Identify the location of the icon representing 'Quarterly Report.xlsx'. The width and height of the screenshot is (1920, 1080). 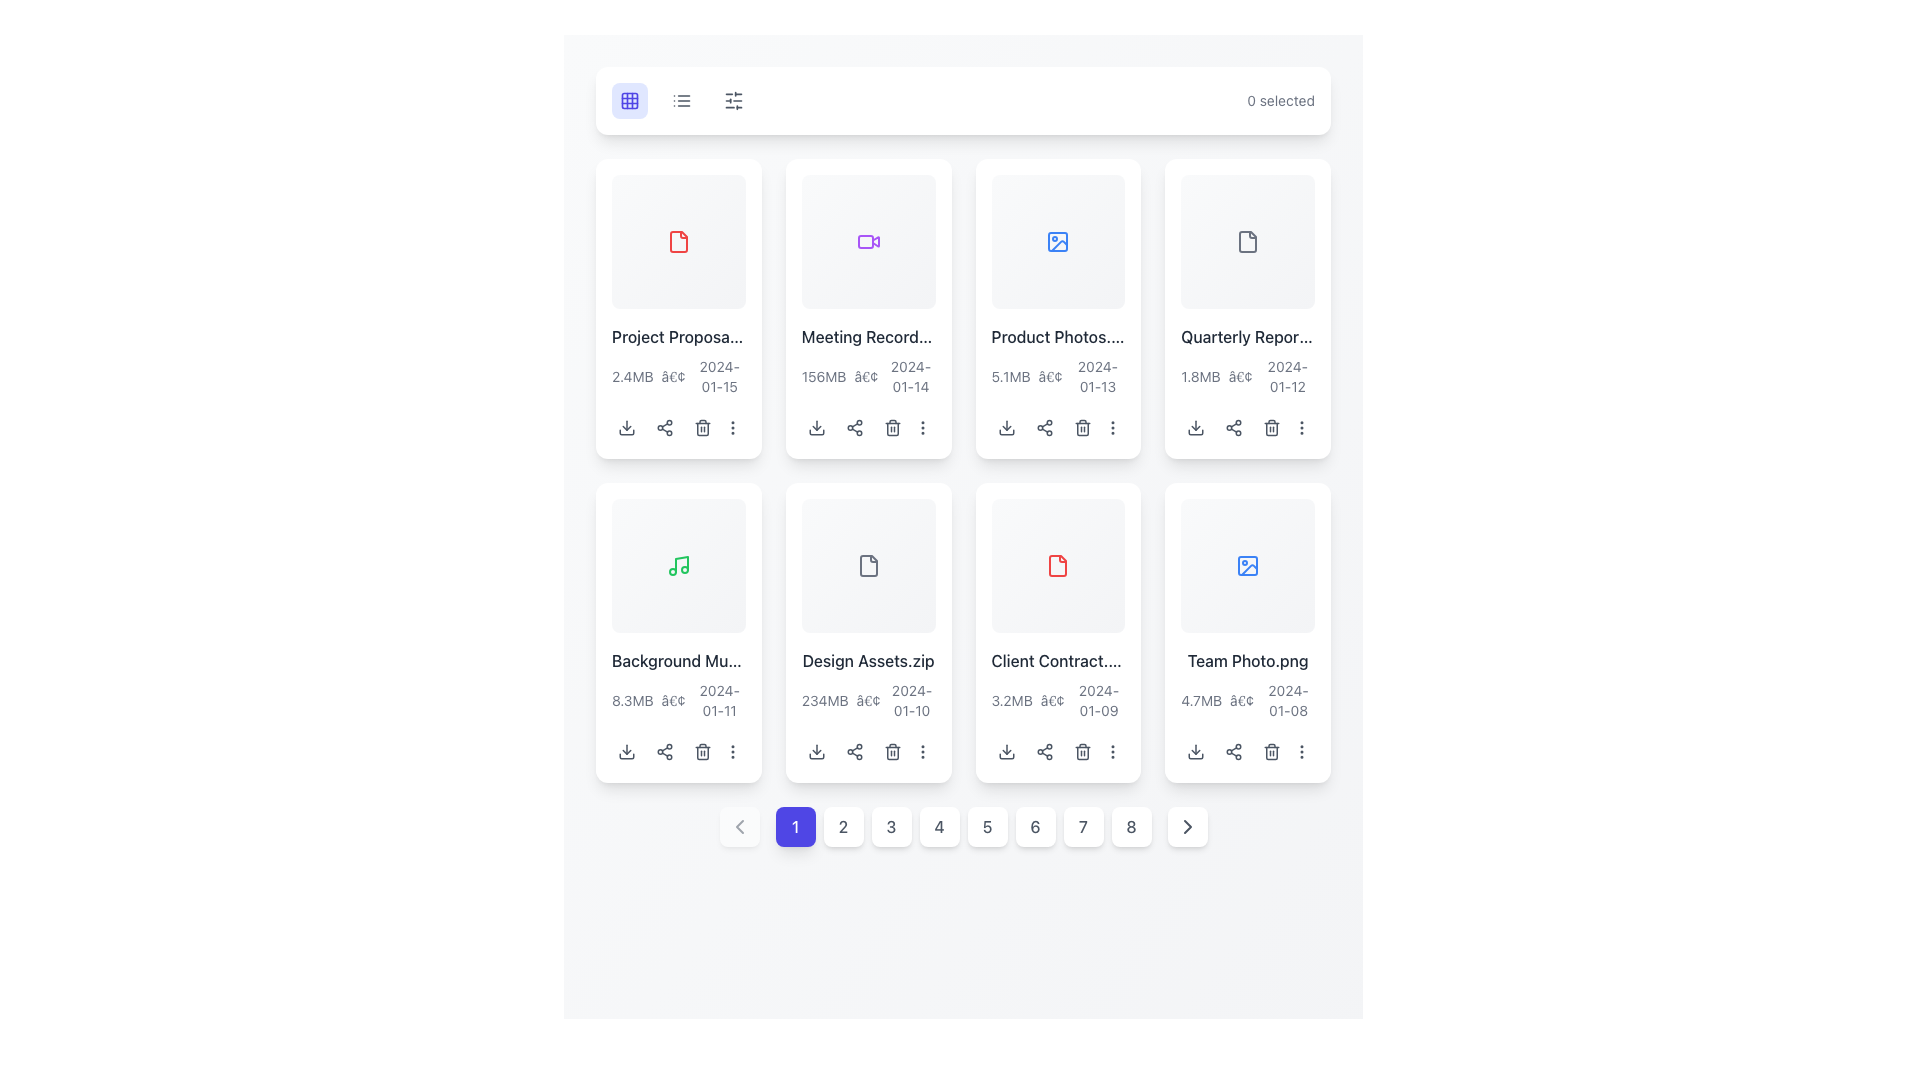
(1247, 240).